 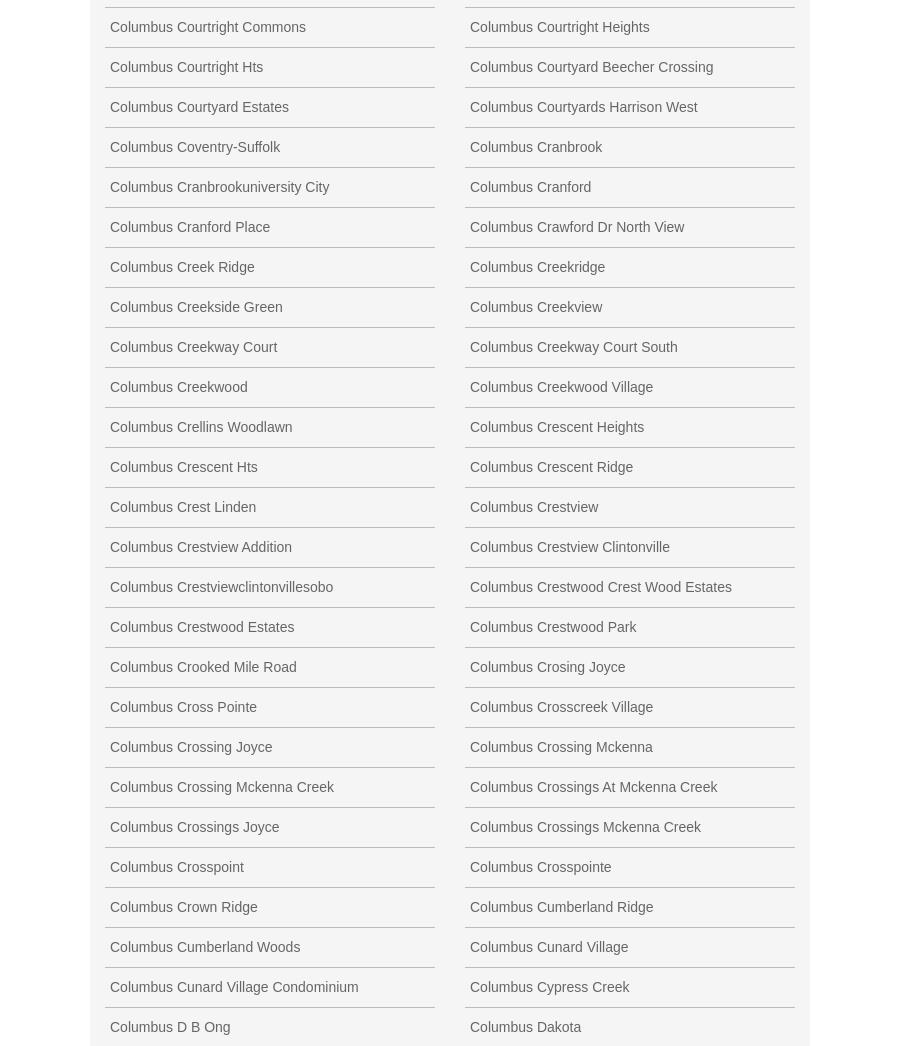 What do you see at coordinates (183, 906) in the screenshot?
I see `'Columbus Crown Ridge'` at bounding box center [183, 906].